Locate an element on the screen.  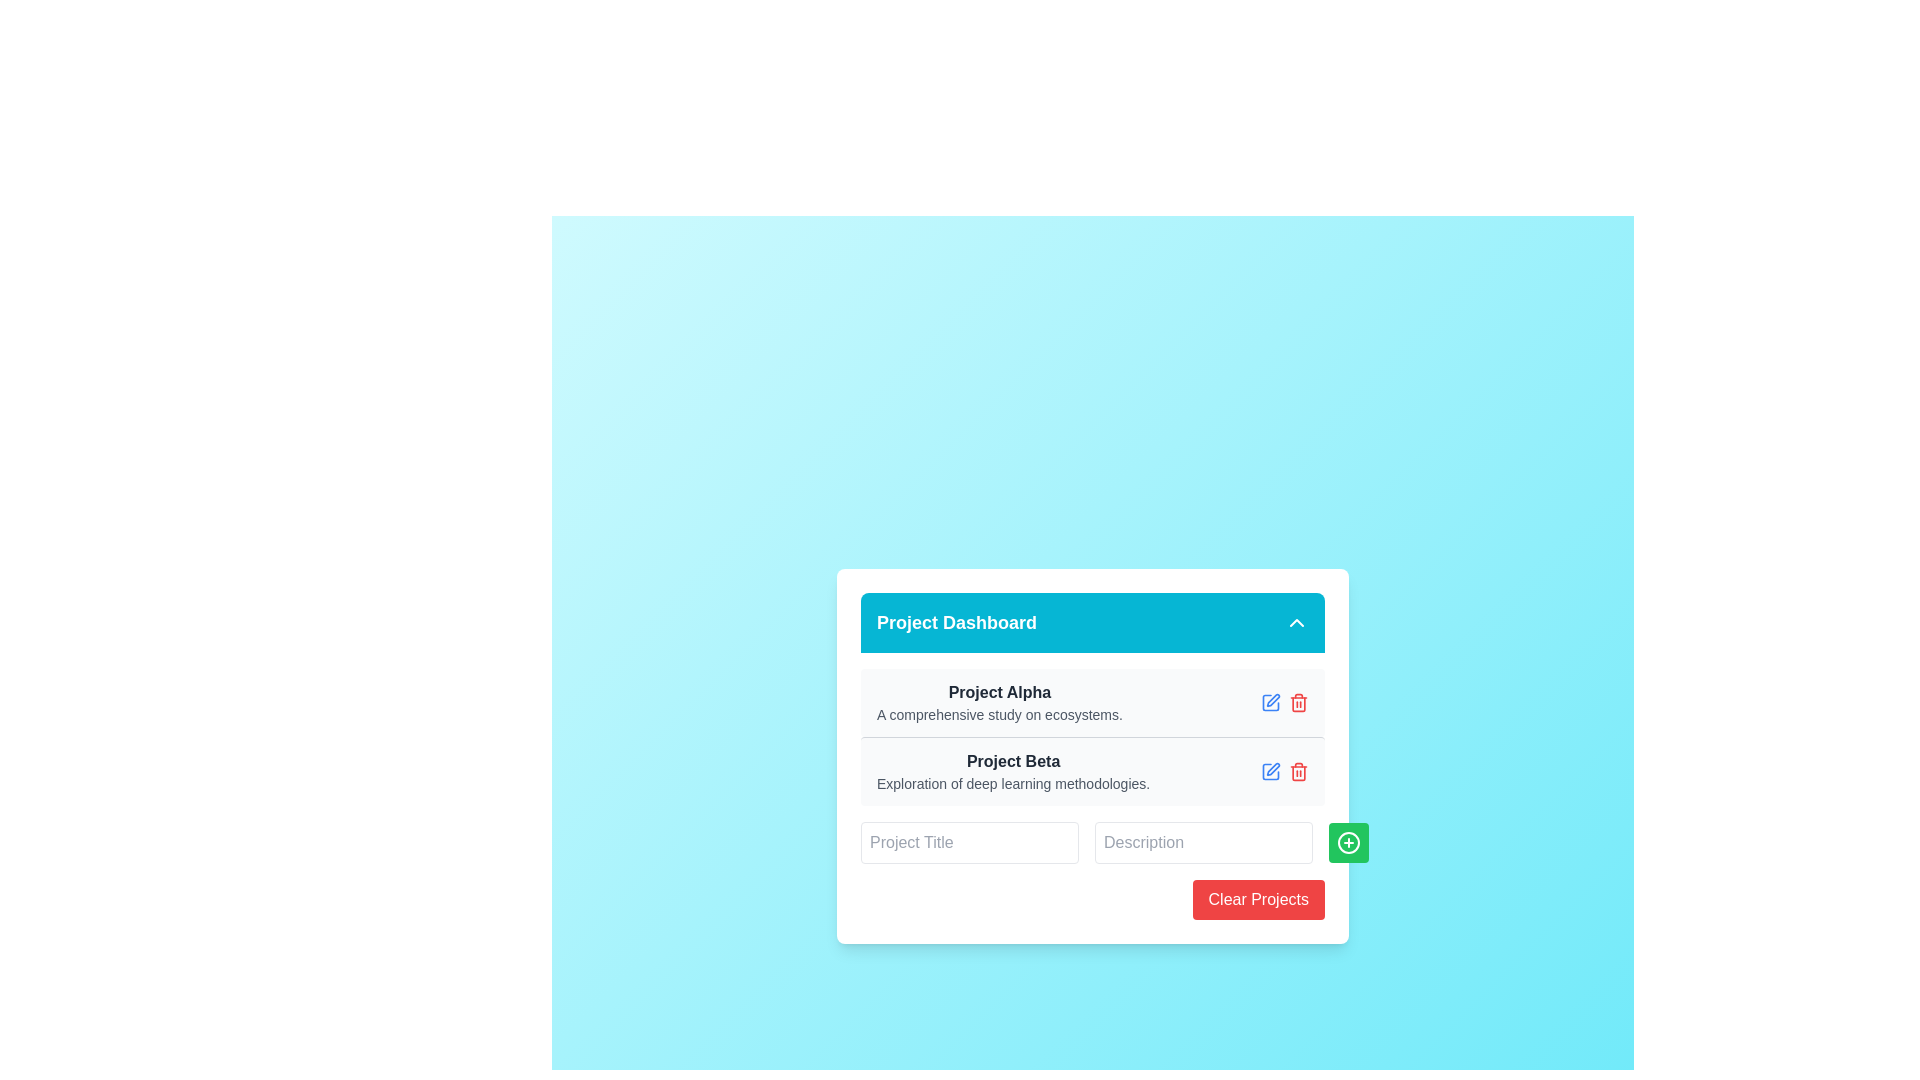
the small rounded square icon in the 'Project Beta' entry of the project list on the dashboard is located at coordinates (1270, 770).